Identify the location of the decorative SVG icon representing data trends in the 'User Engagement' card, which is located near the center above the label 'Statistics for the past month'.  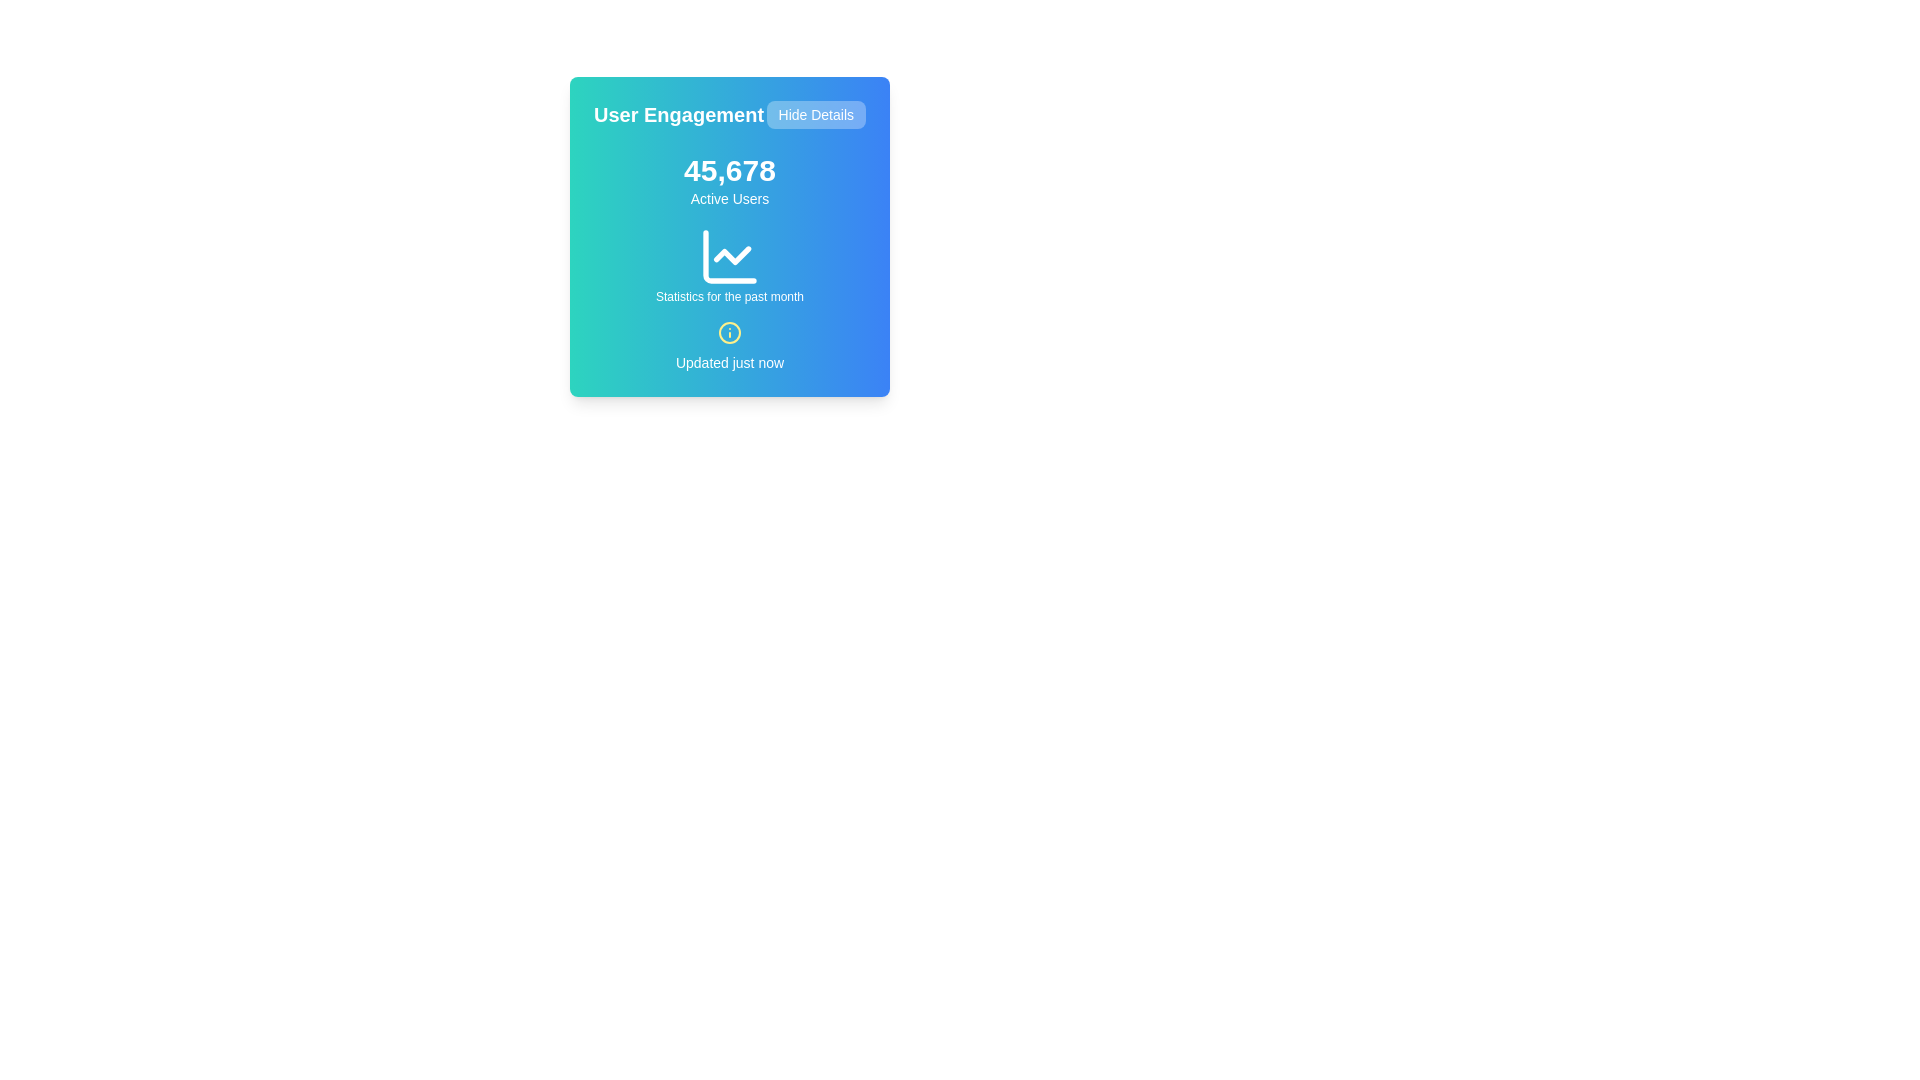
(731, 254).